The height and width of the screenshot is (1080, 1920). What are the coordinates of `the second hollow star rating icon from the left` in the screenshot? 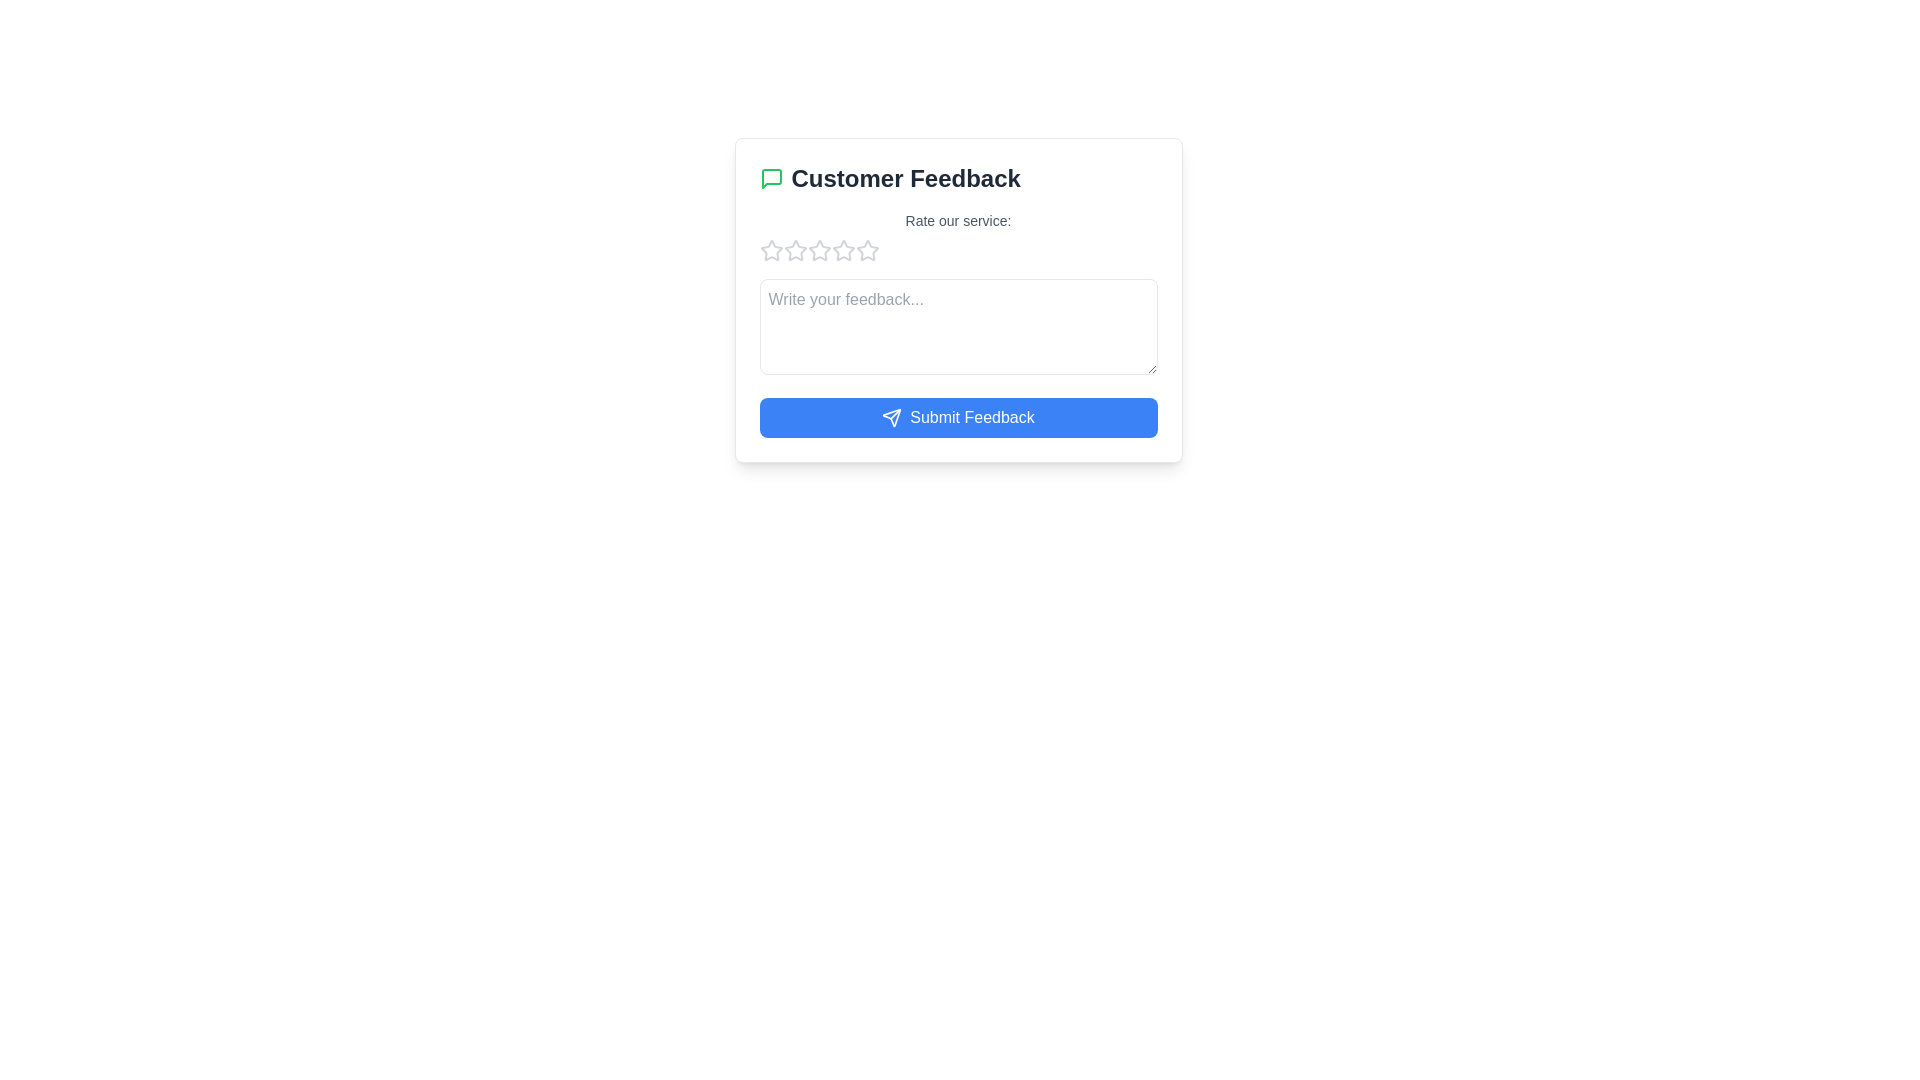 It's located at (867, 249).